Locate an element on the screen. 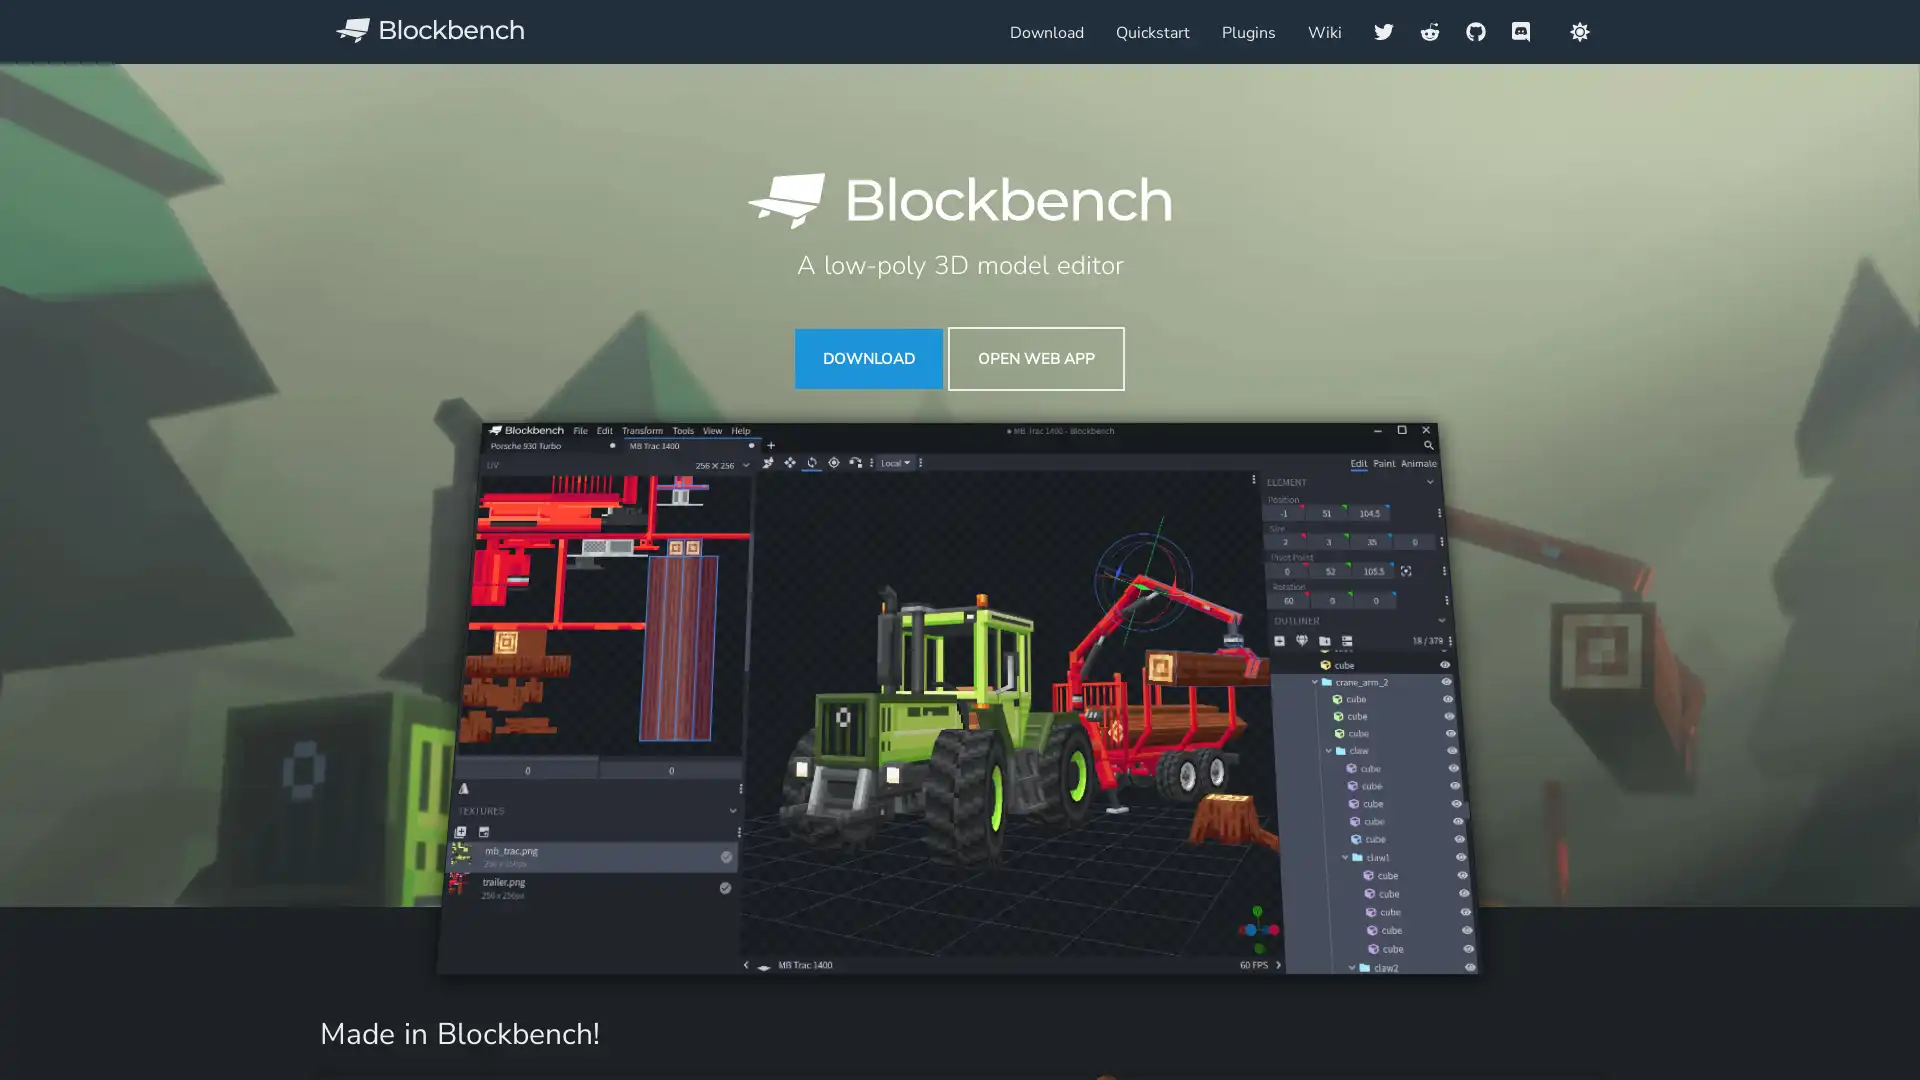 The height and width of the screenshot is (1080, 1920). OPEN WEB APP is located at coordinates (1036, 357).